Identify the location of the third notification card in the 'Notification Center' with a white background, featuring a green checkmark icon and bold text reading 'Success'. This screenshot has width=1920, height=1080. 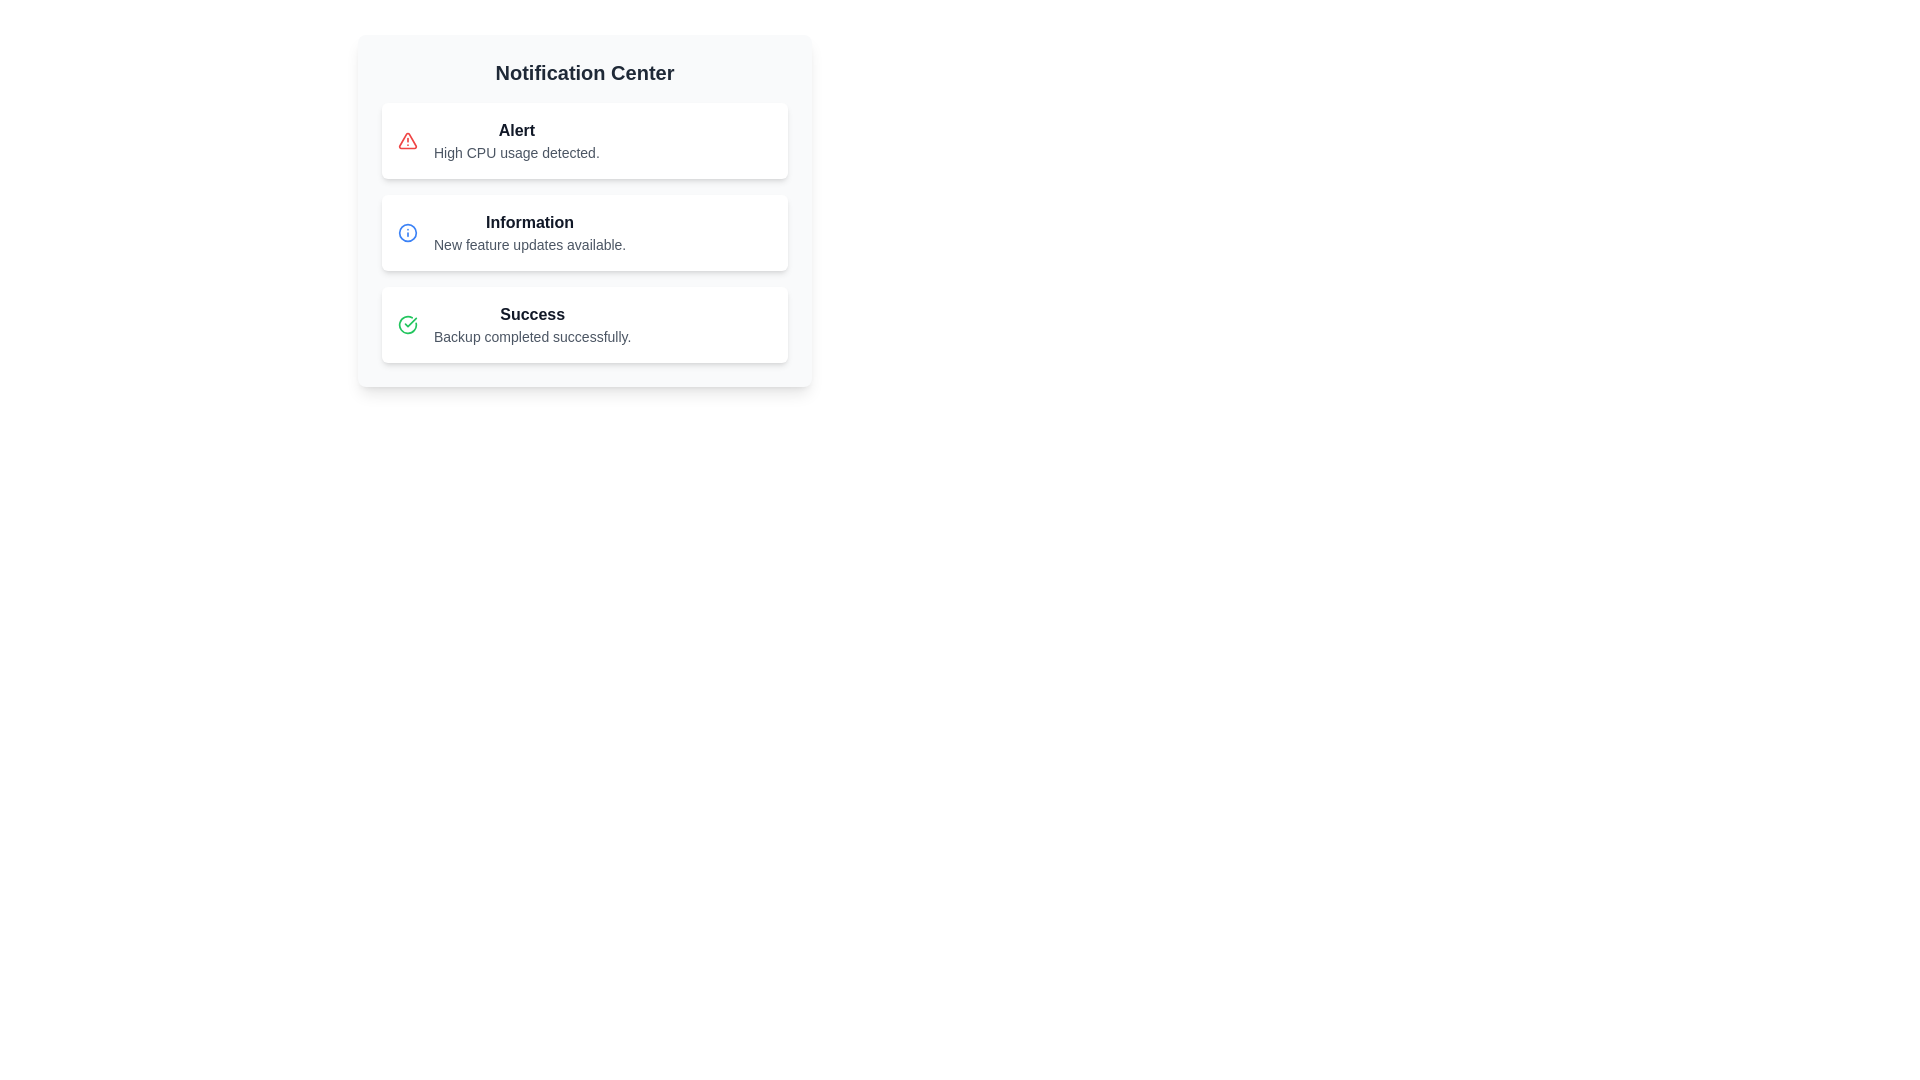
(584, 323).